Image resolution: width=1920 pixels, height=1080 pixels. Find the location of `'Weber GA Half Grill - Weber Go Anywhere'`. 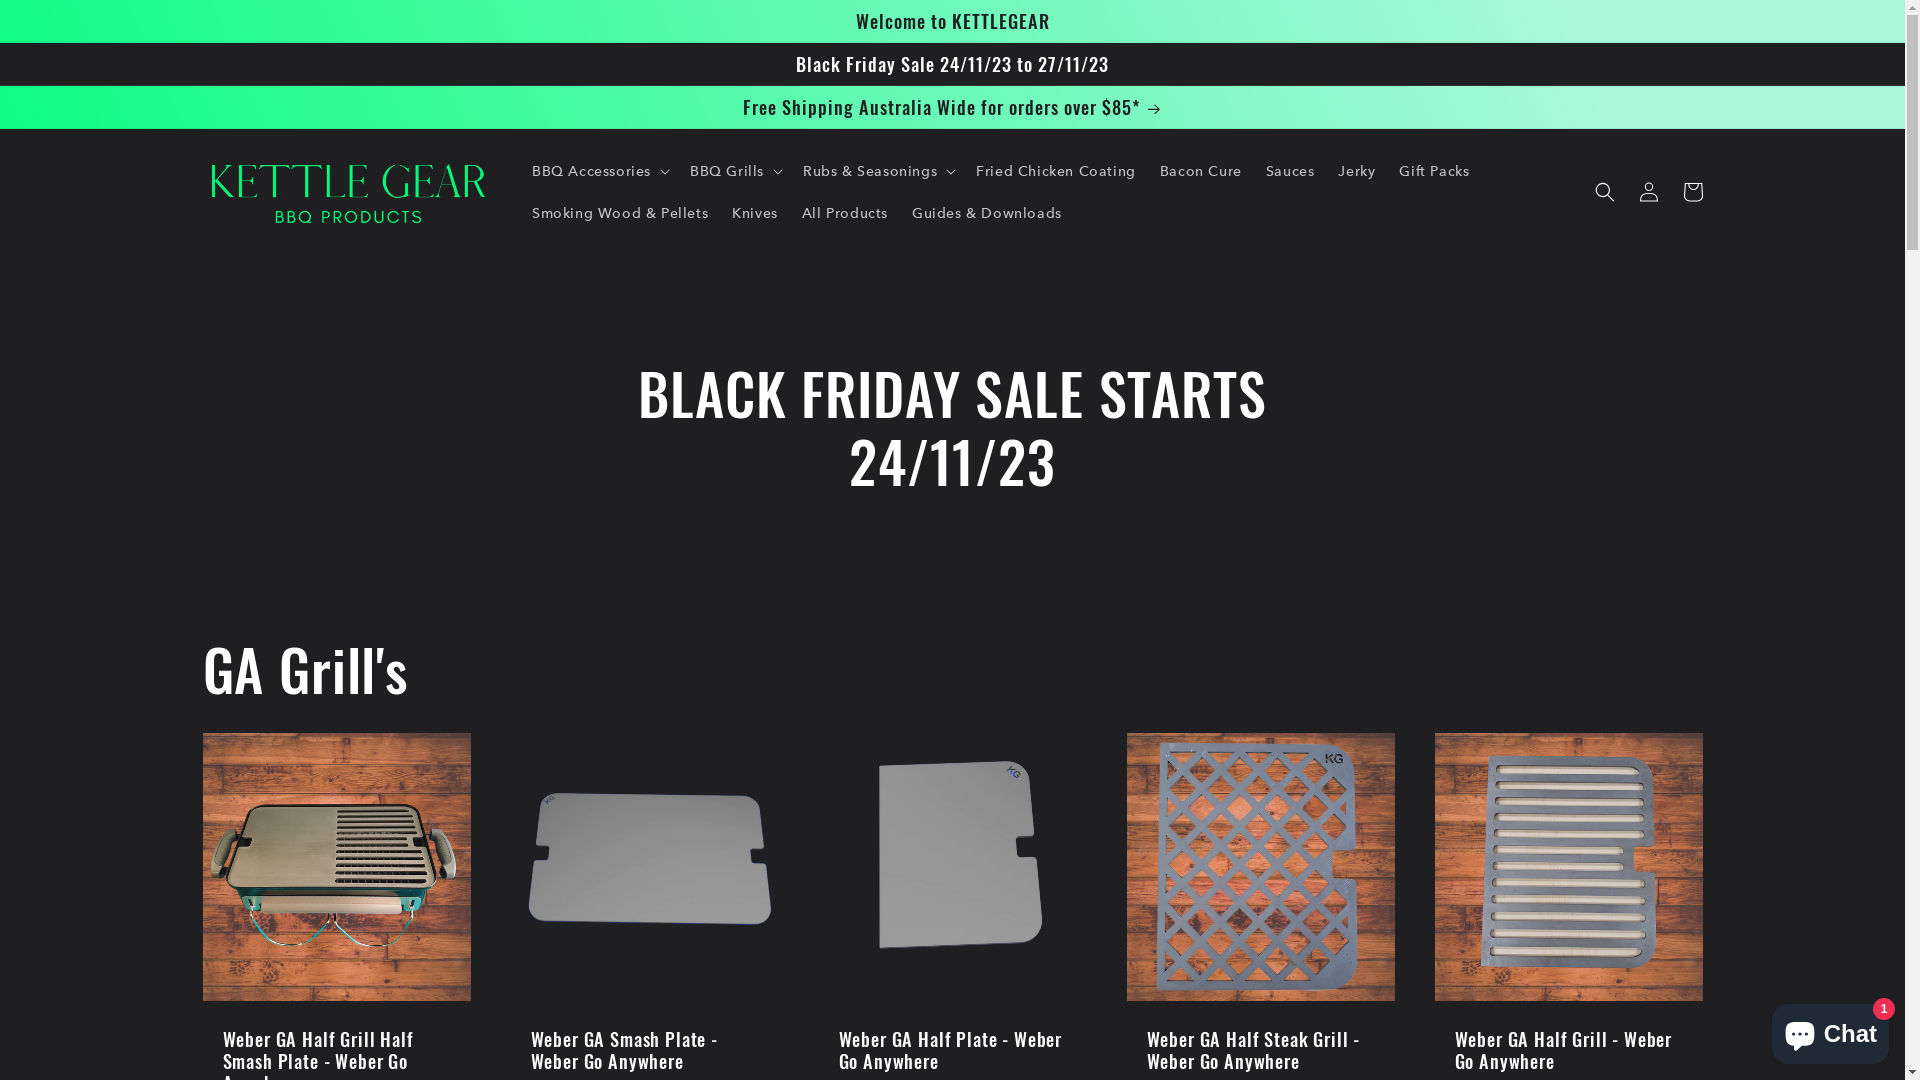

'Weber GA Half Grill - Weber Go Anywhere' is located at coordinates (1567, 1048).